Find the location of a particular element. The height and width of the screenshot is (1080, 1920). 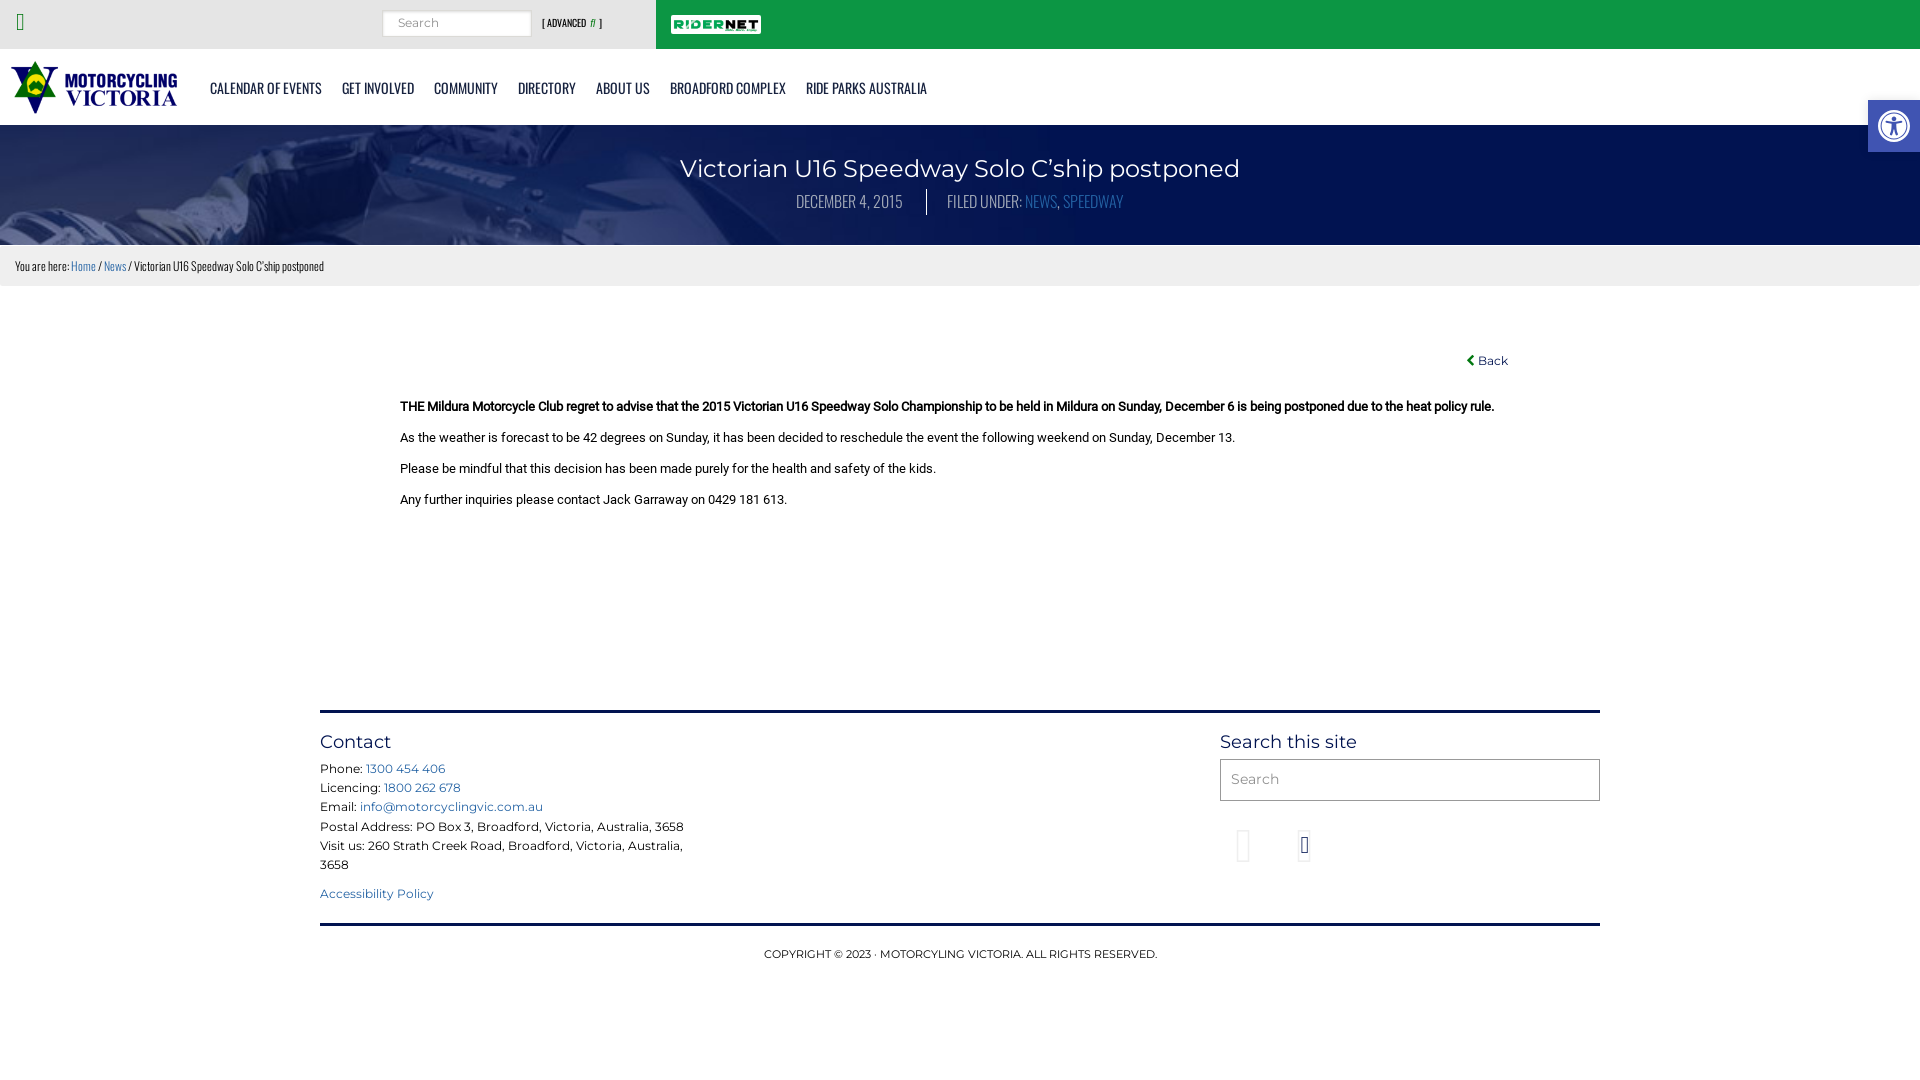

'Back' is located at coordinates (1454, 361).